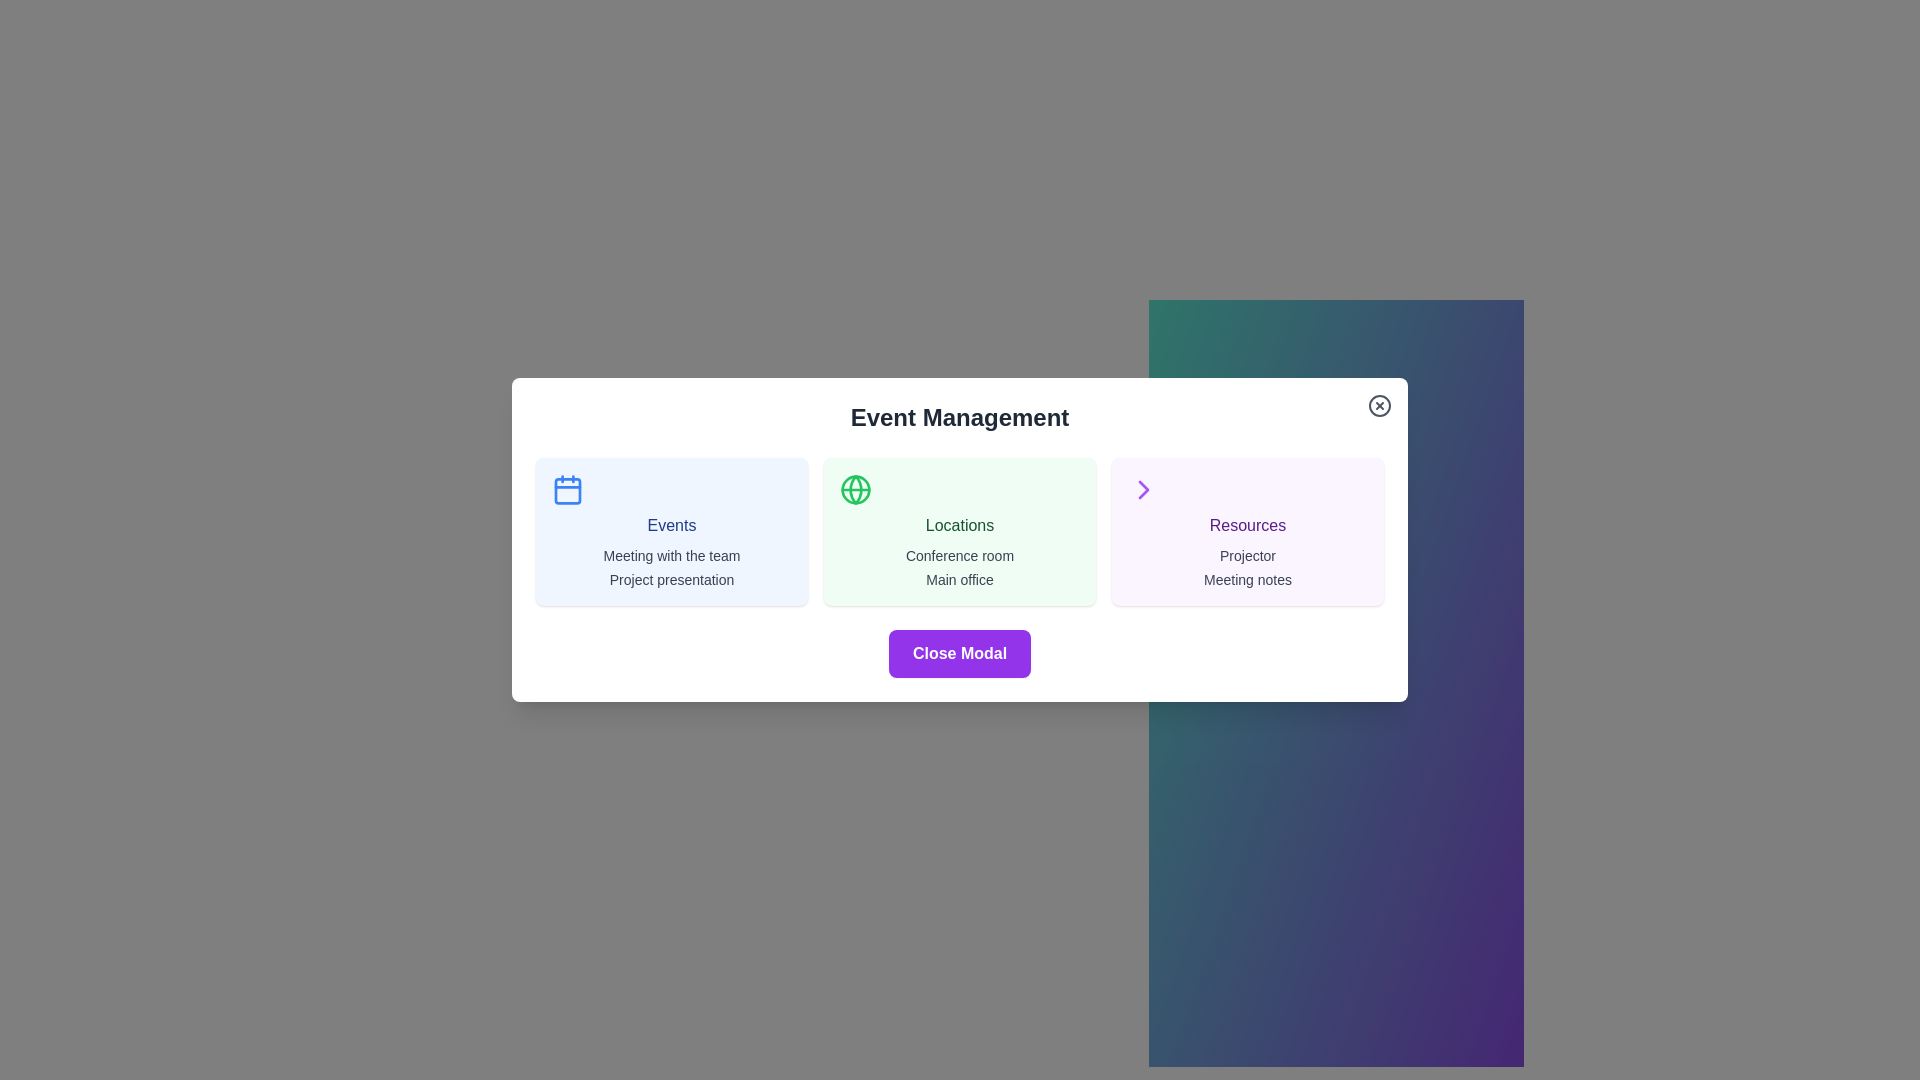 Image resolution: width=1920 pixels, height=1080 pixels. Describe the element at coordinates (1247, 555) in the screenshot. I see `the static text label titled 'Projector' located in the 'Resources' section of the modal, which is the top entry above 'Meeting notes'` at that location.